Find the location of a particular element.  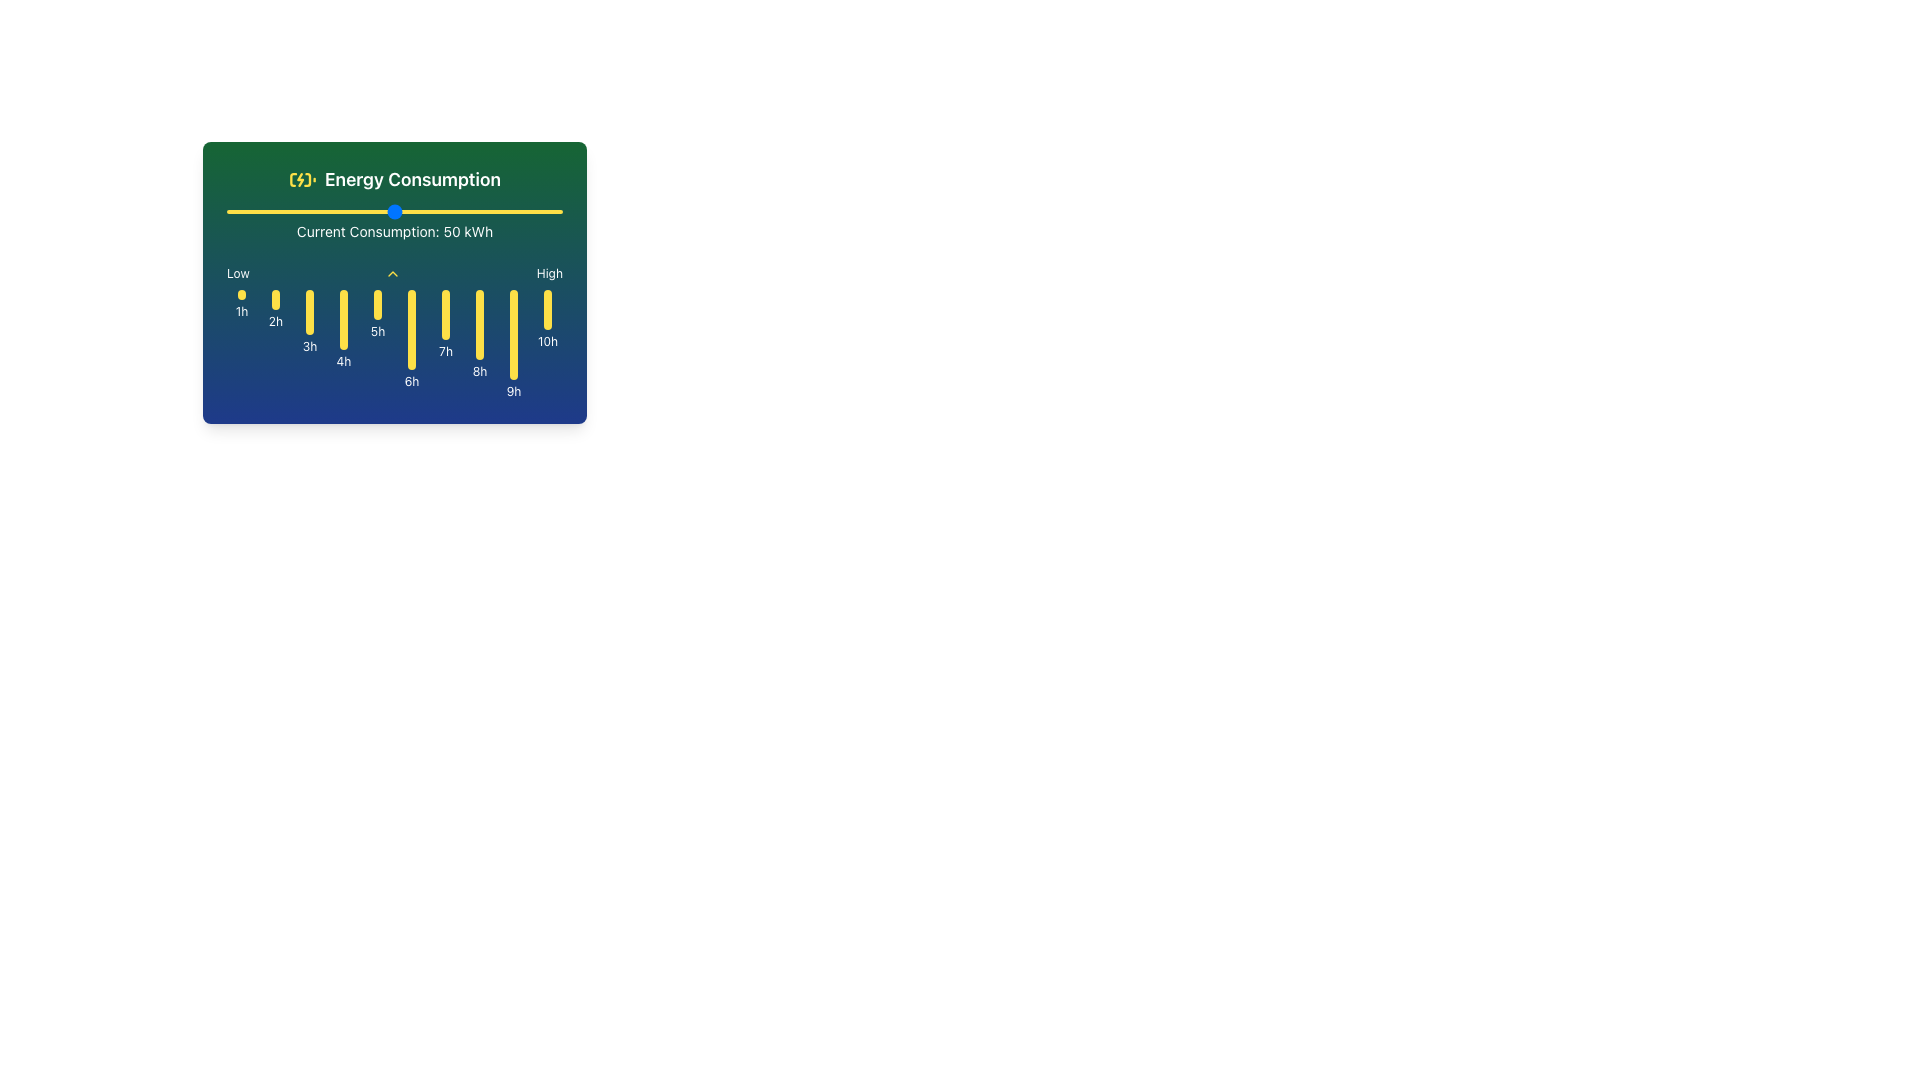

the text label displaying 'Low', which is the first element in a horizontal layout containing 'Low', an upward arrow icon, and 'High' is located at coordinates (238, 273).